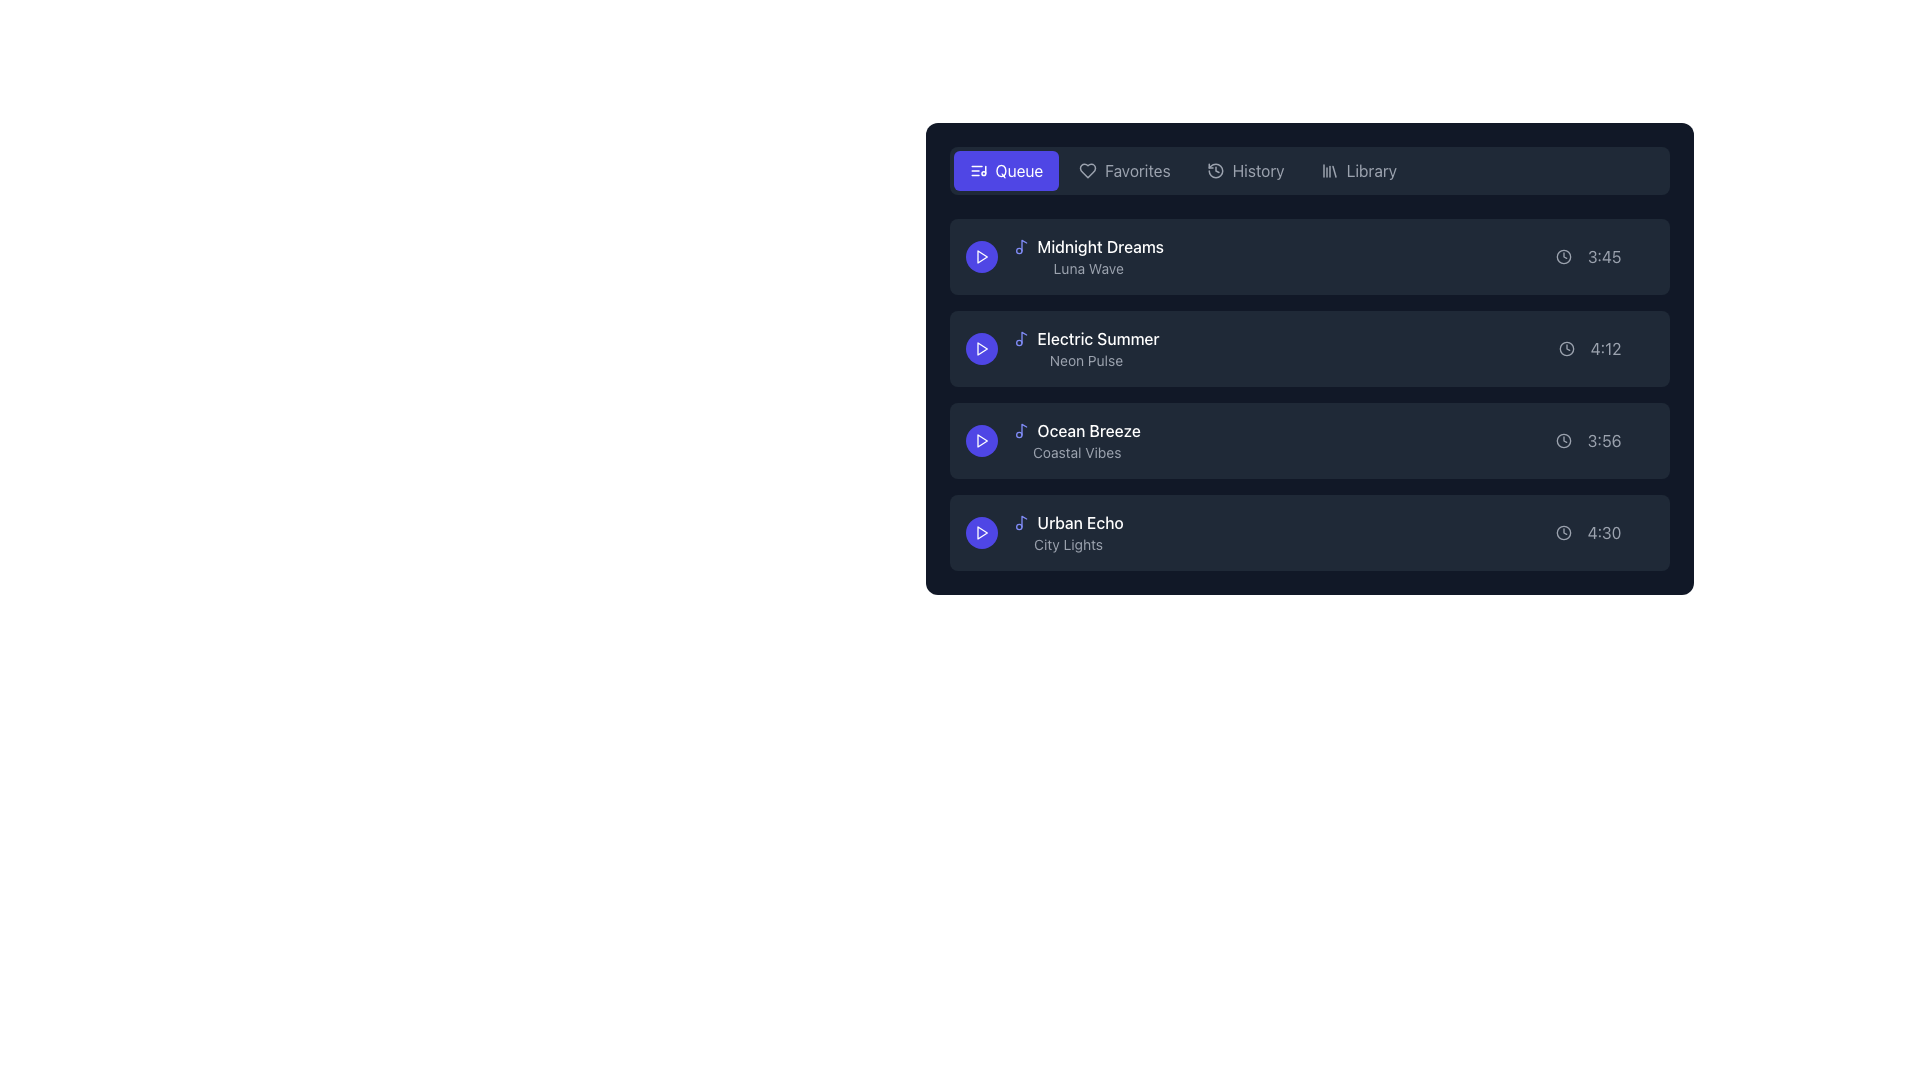 This screenshot has width=1920, height=1080. Describe the element at coordinates (978, 169) in the screenshot. I see `the compact musical note icon styled in white on a dark indigo background, located next to the 'Queue' text in the top-left corner of the main visible section` at that location.